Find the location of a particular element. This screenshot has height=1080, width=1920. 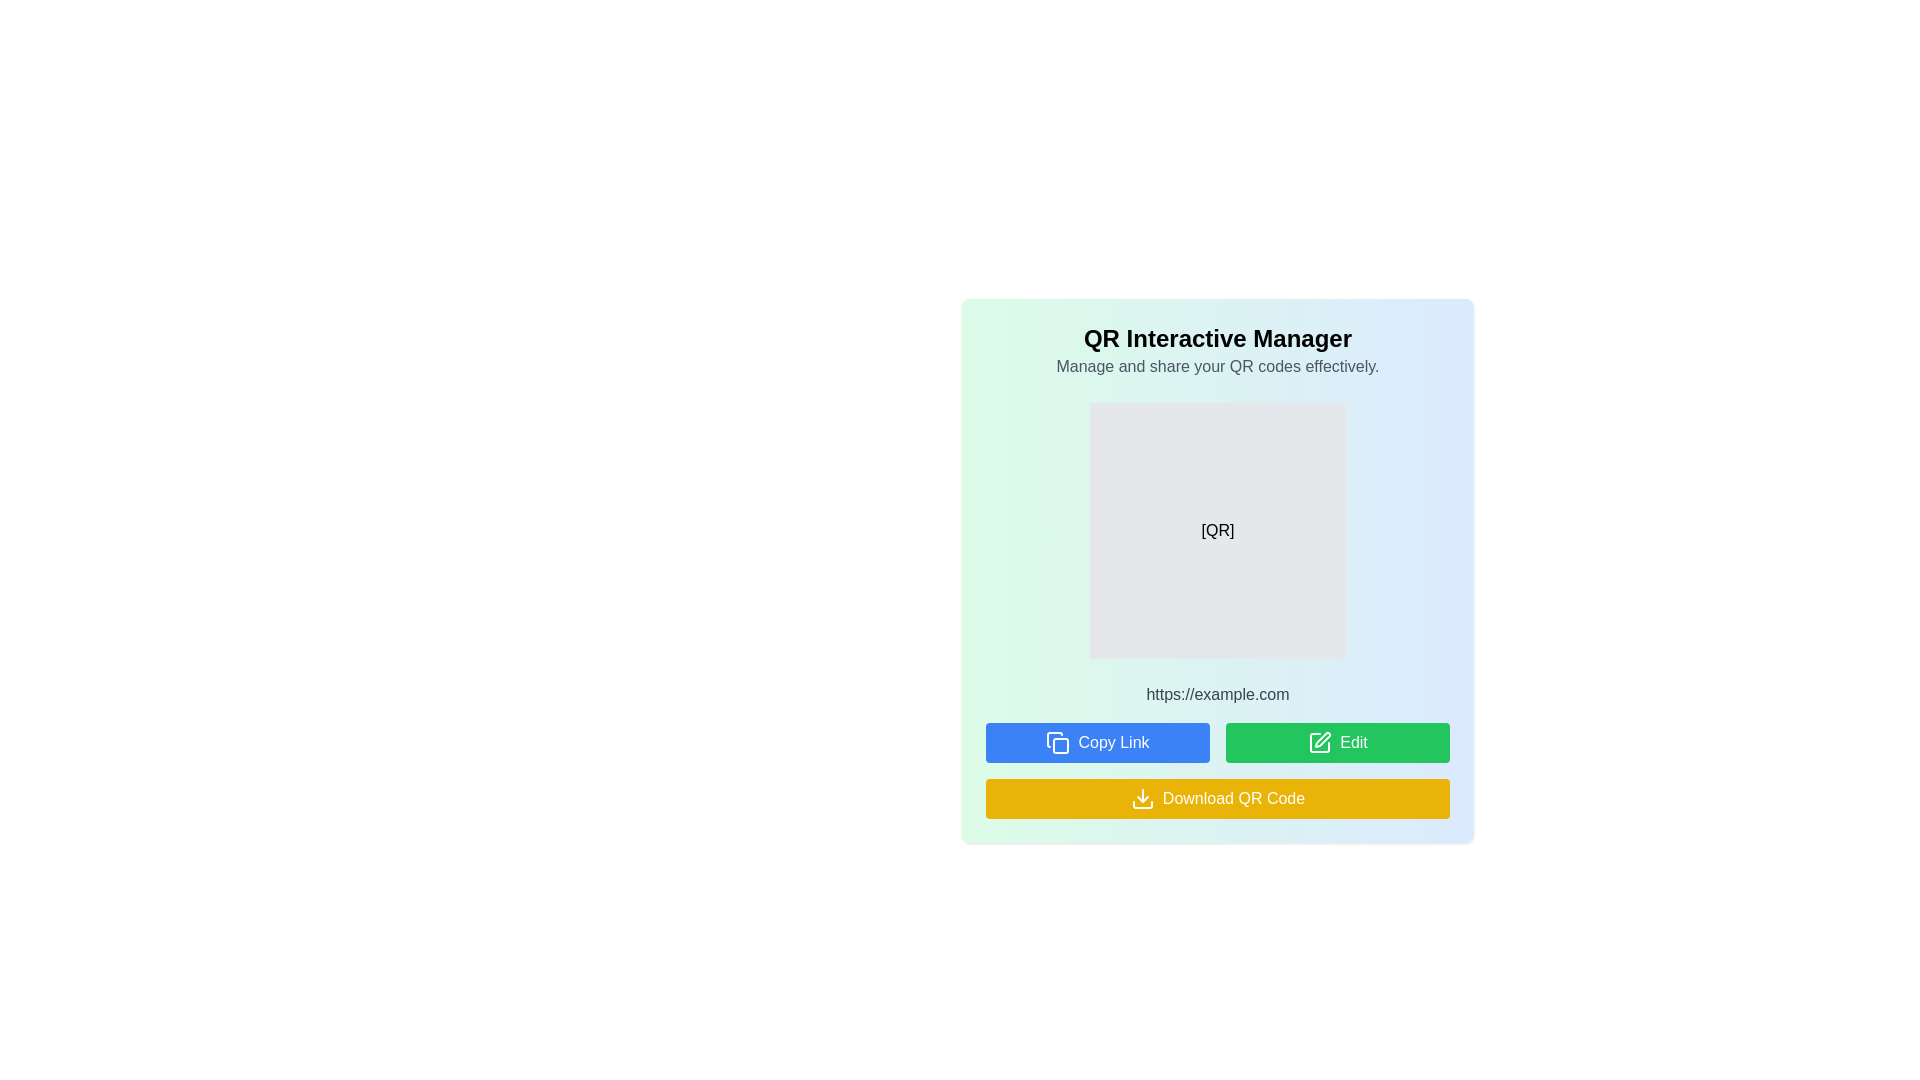

the text label '[QR]' which is centrally located within a light grey square area, positioned below the title 'QR Interactive Manager' is located at coordinates (1217, 530).